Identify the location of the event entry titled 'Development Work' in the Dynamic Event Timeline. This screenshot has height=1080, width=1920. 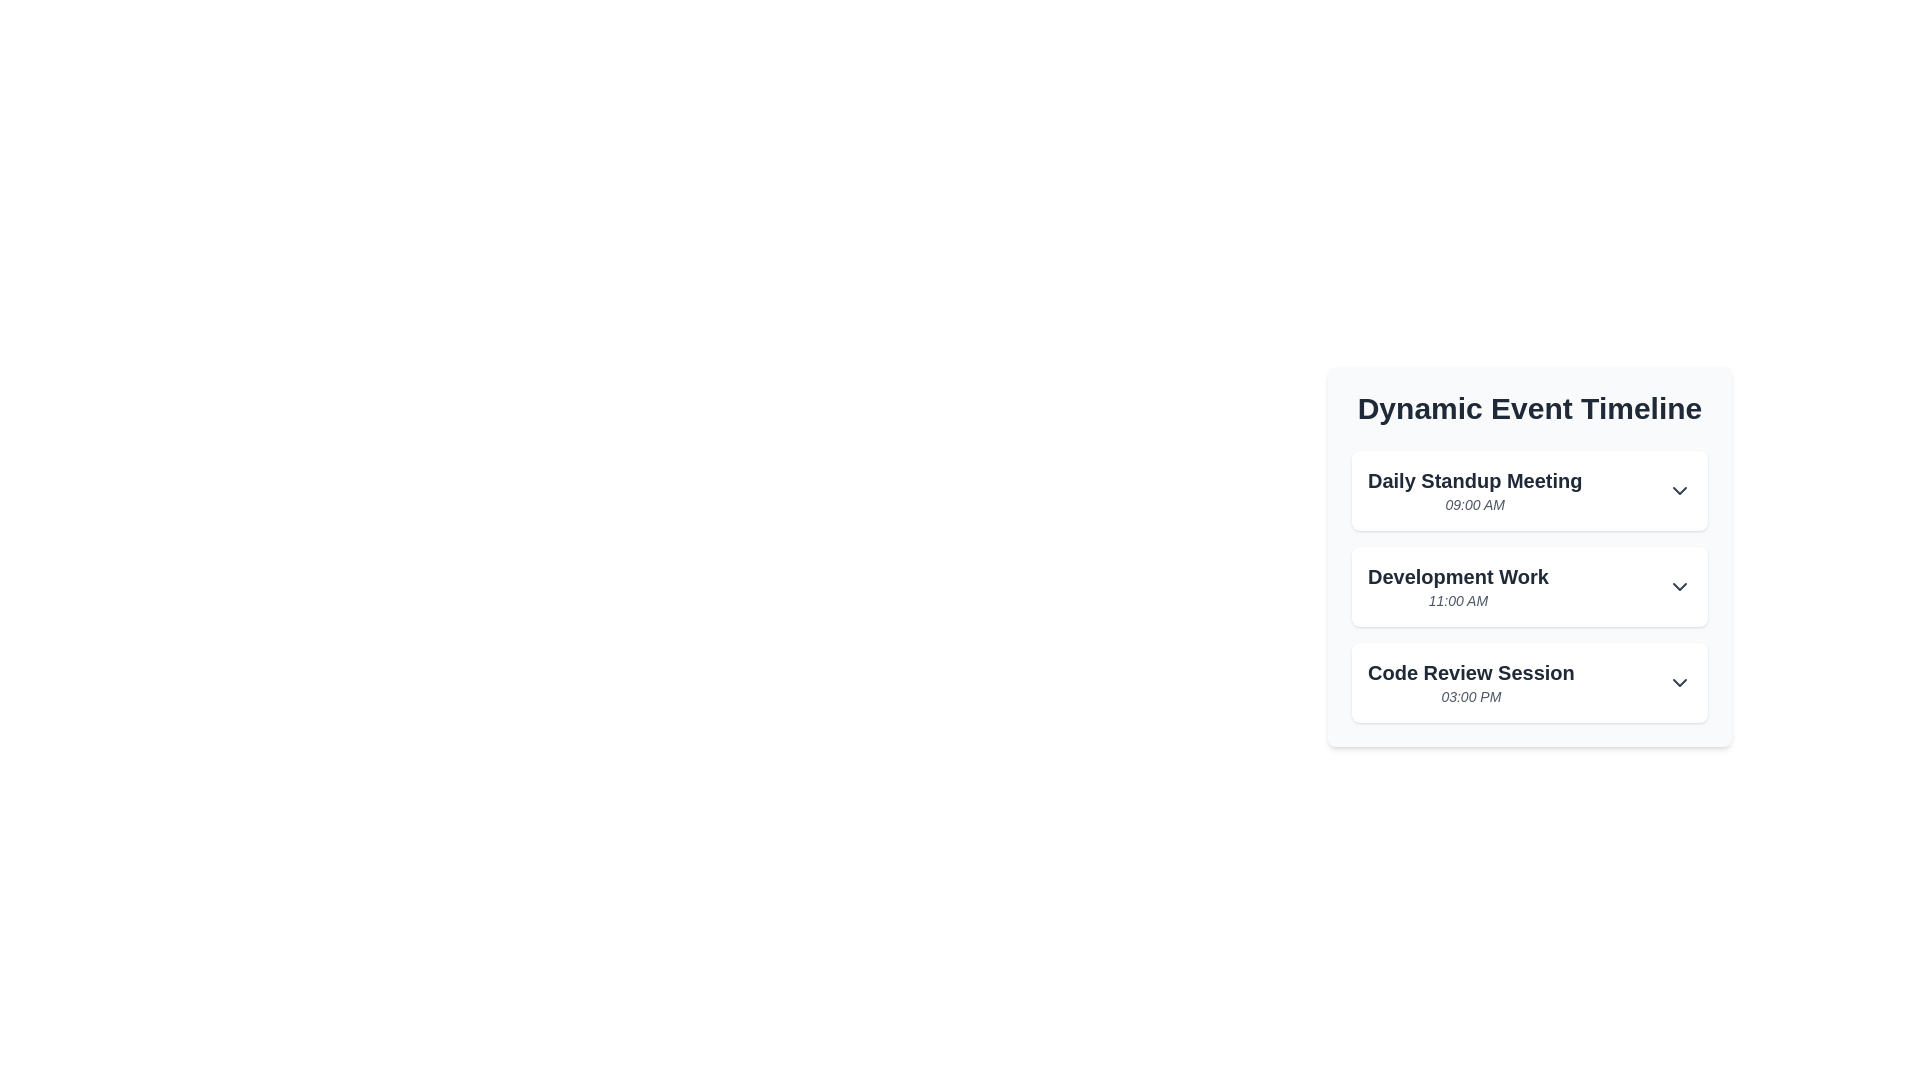
(1529, 585).